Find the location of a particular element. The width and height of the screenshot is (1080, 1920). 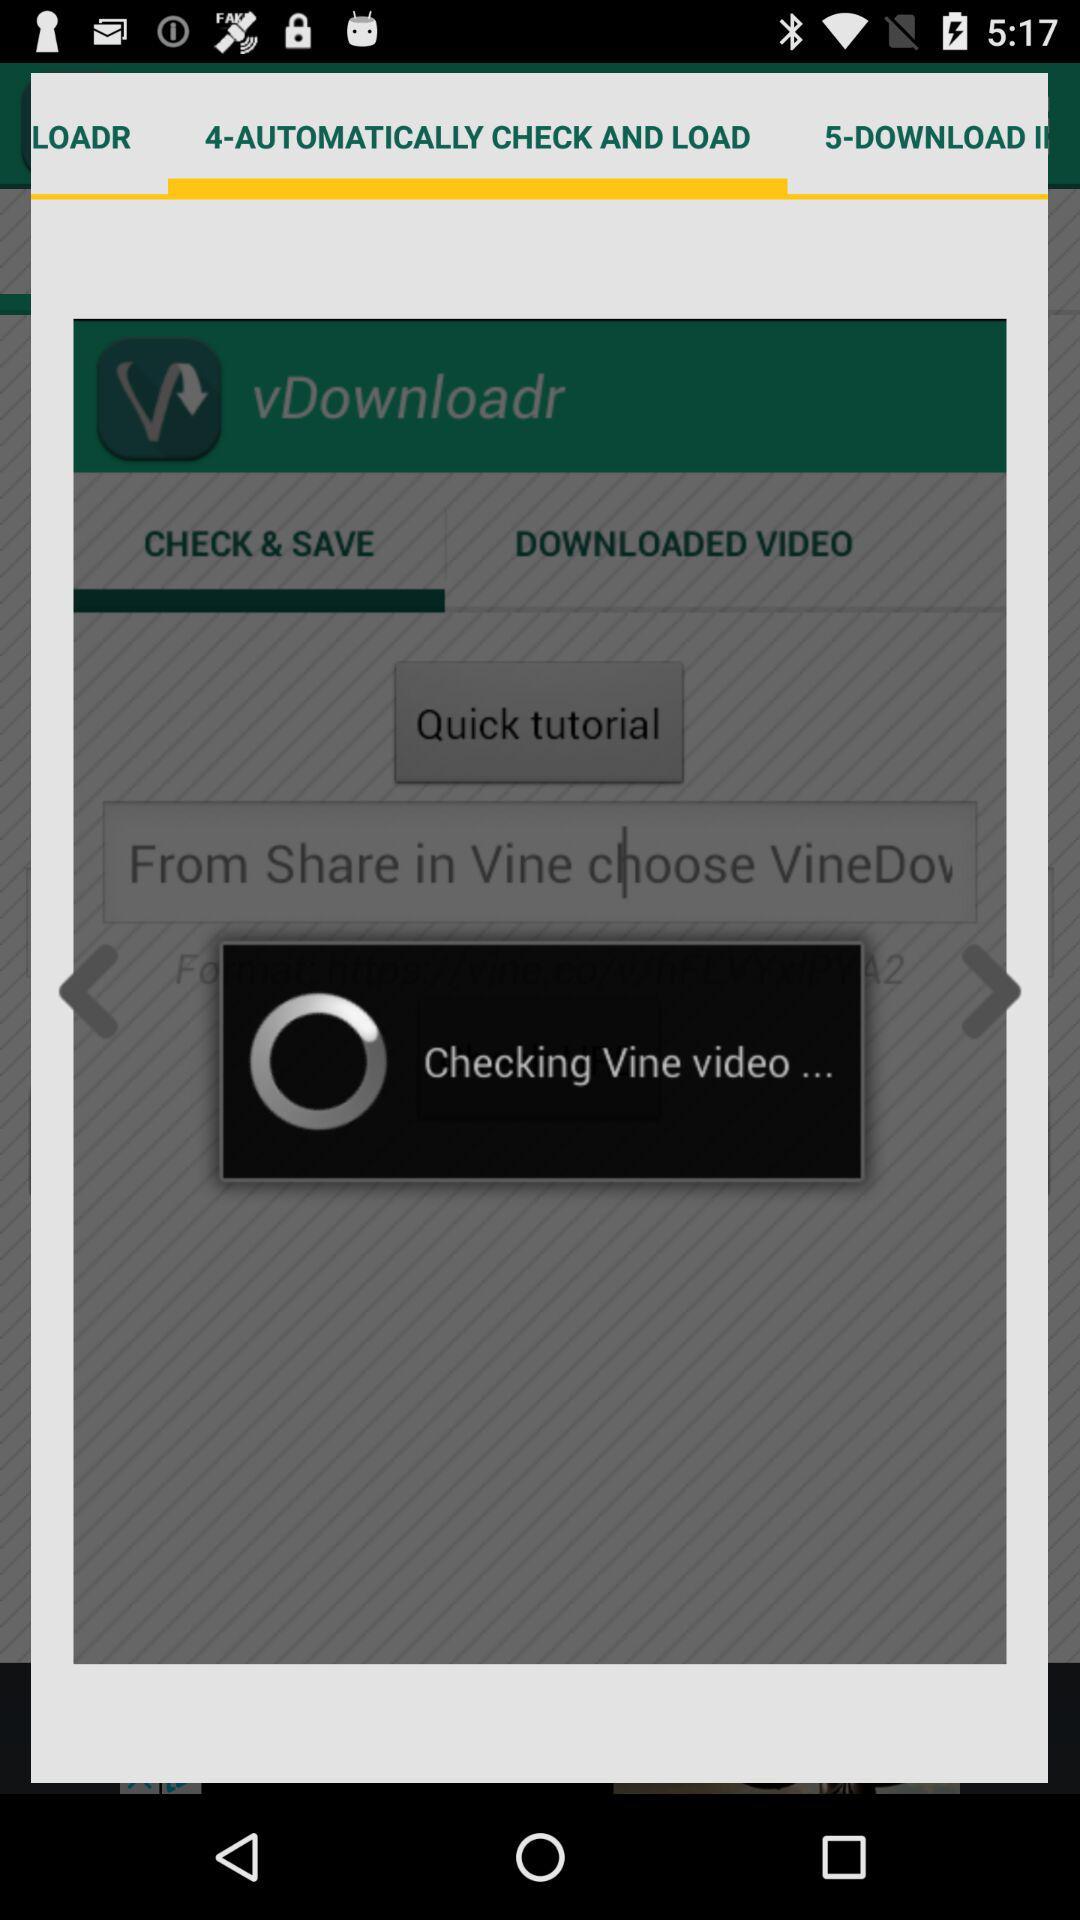

item to the right of the 3-choose vdownloadr item is located at coordinates (477, 135).